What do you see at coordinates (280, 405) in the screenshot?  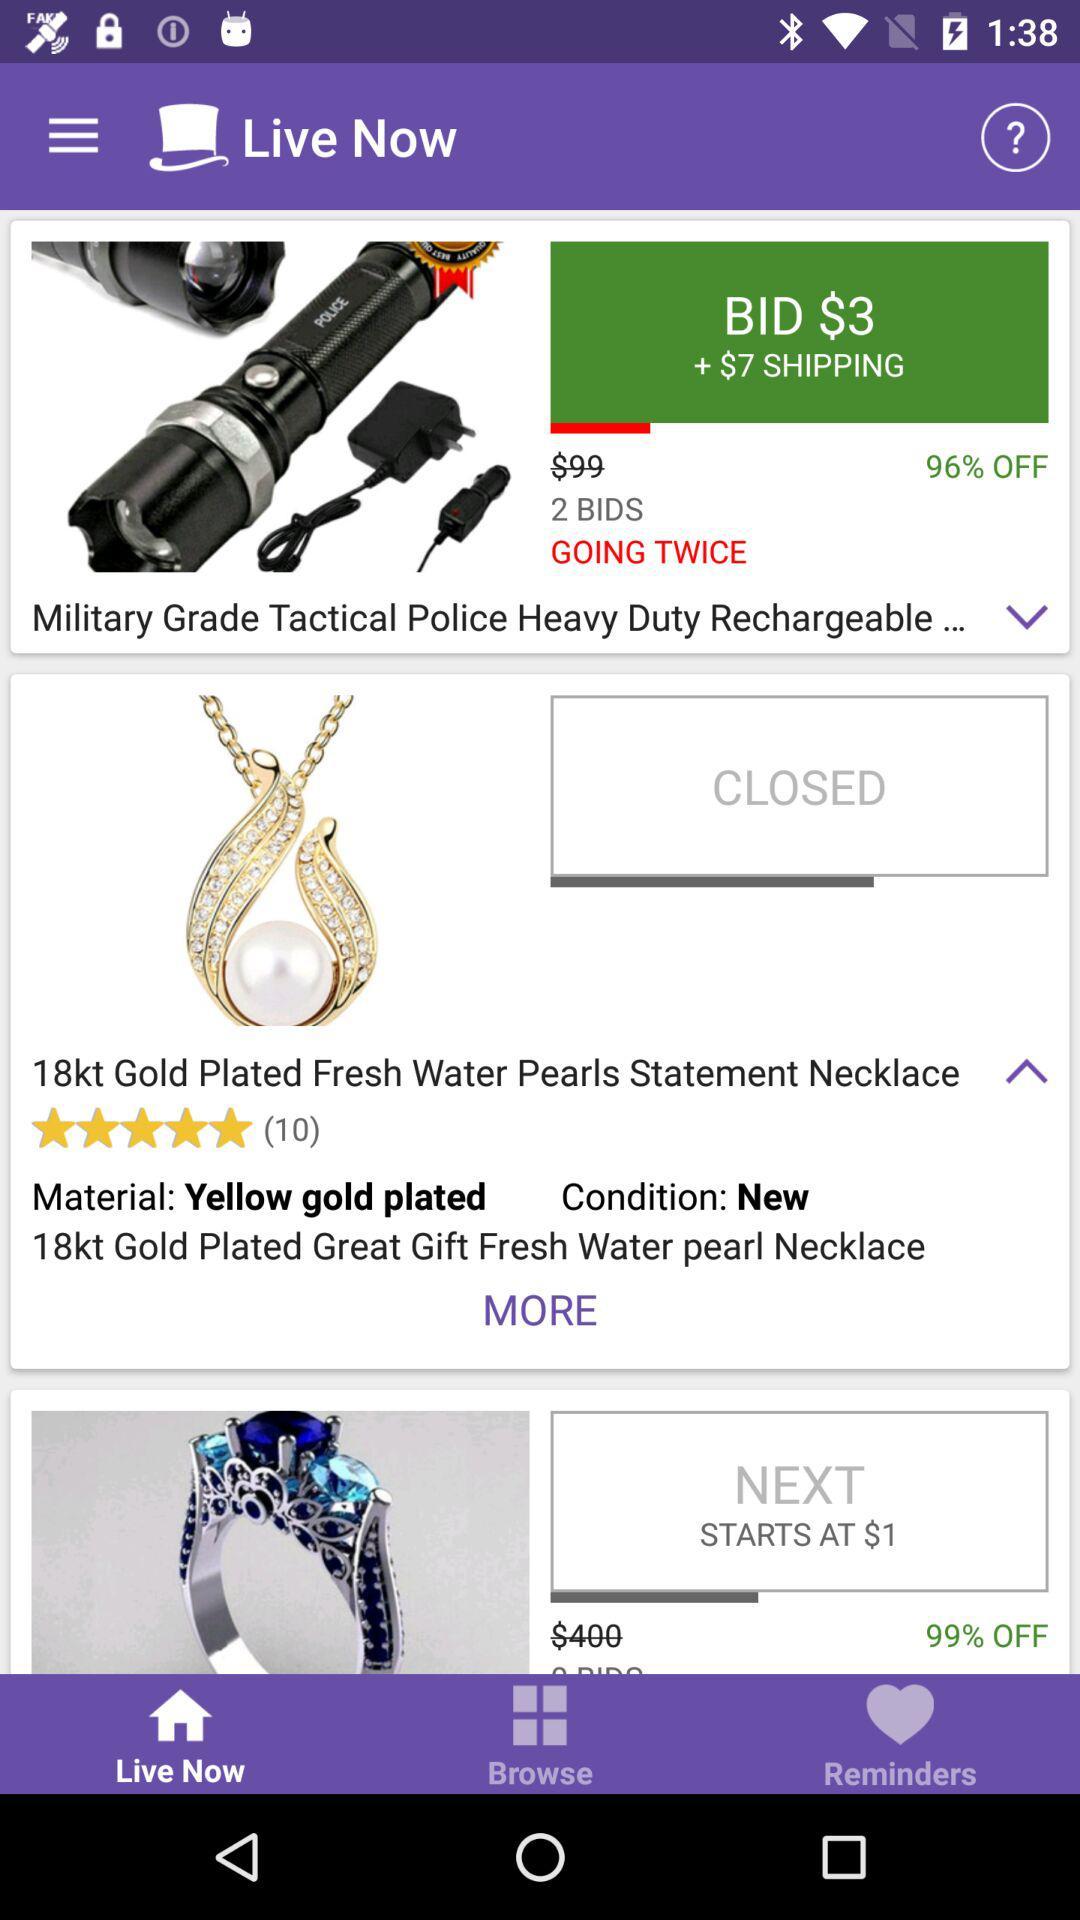 I see `illustrative product image` at bounding box center [280, 405].